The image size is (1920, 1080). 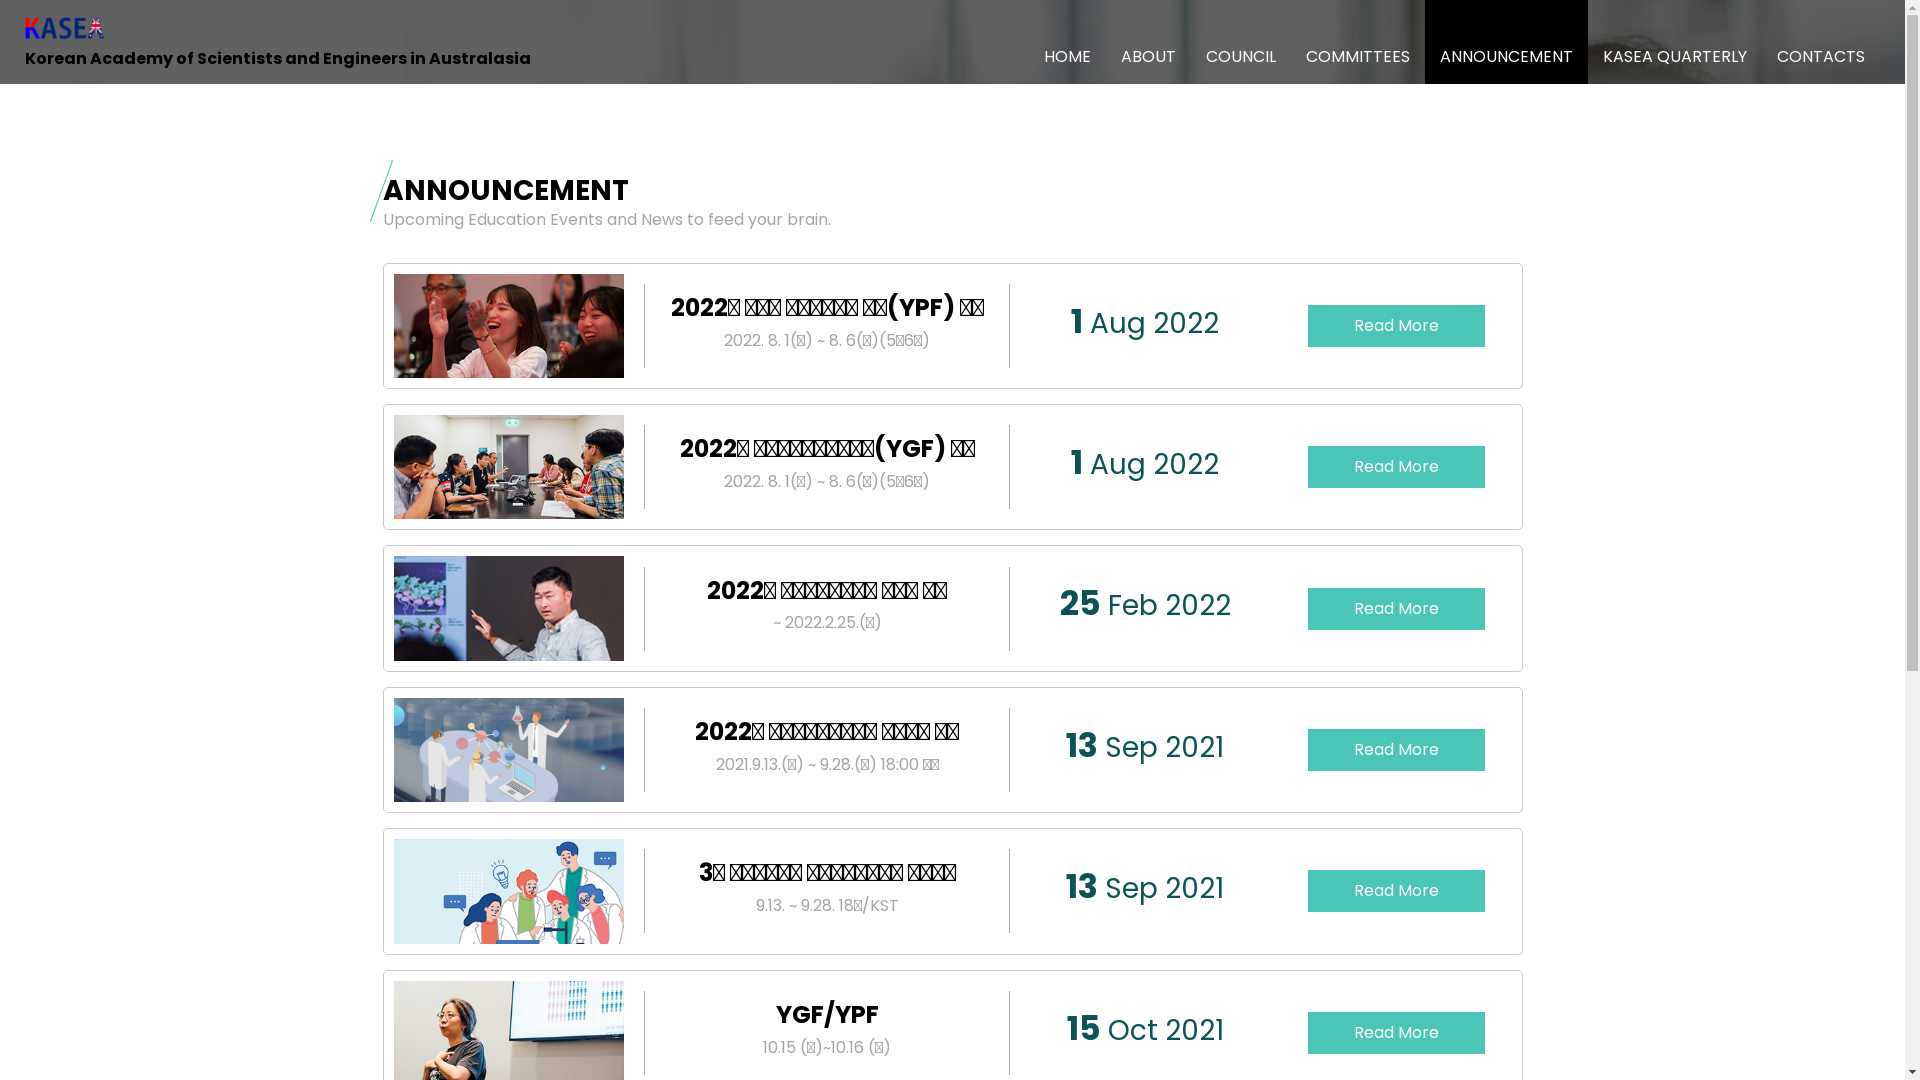 I want to click on 'Korean Academy of Scientists and Engineers in Australasia', so click(x=277, y=42).